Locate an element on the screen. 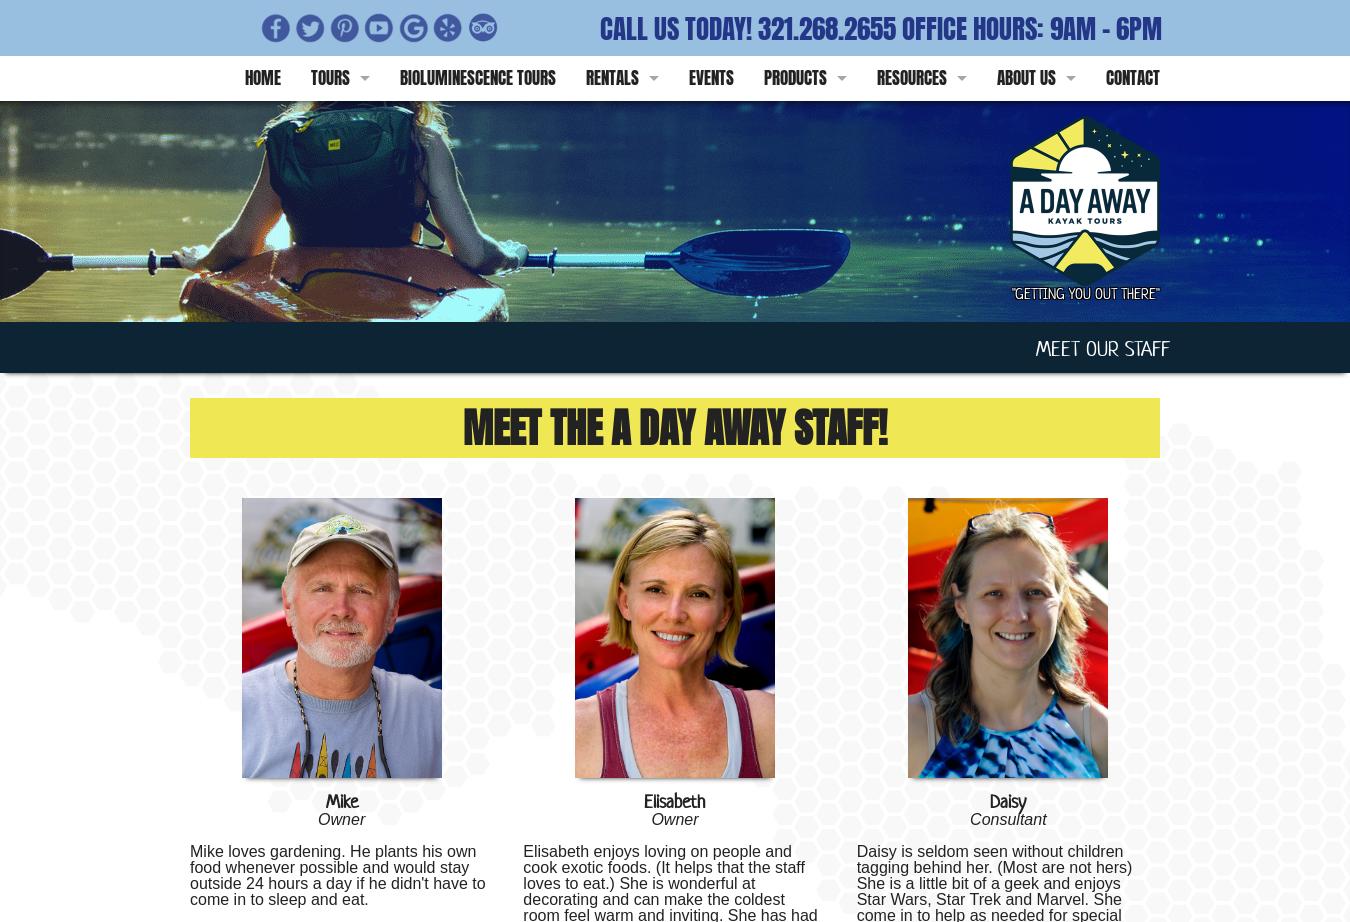 The image size is (1350, 922). 'Mike' is located at coordinates (341, 800).